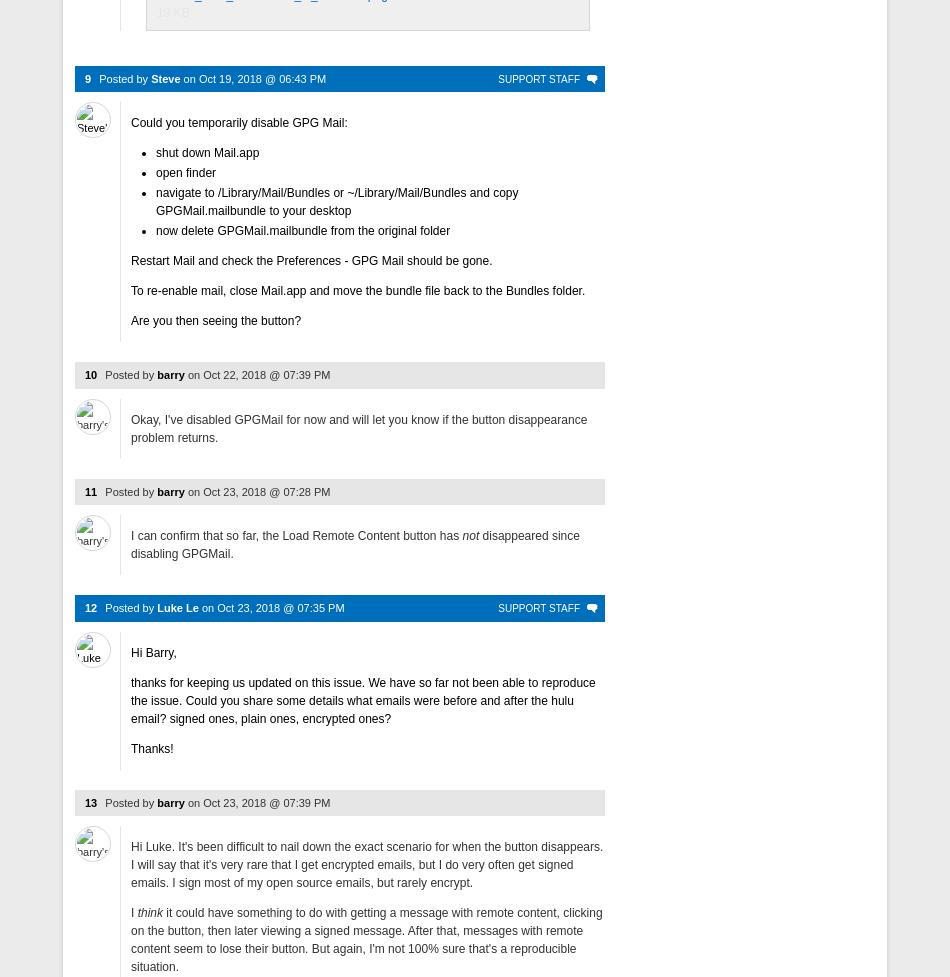 Image resolution: width=950 pixels, height=977 pixels. Describe the element at coordinates (265, 802) in the screenshot. I see `'Oct 23, 2018 @ 07:39 PM'` at that location.